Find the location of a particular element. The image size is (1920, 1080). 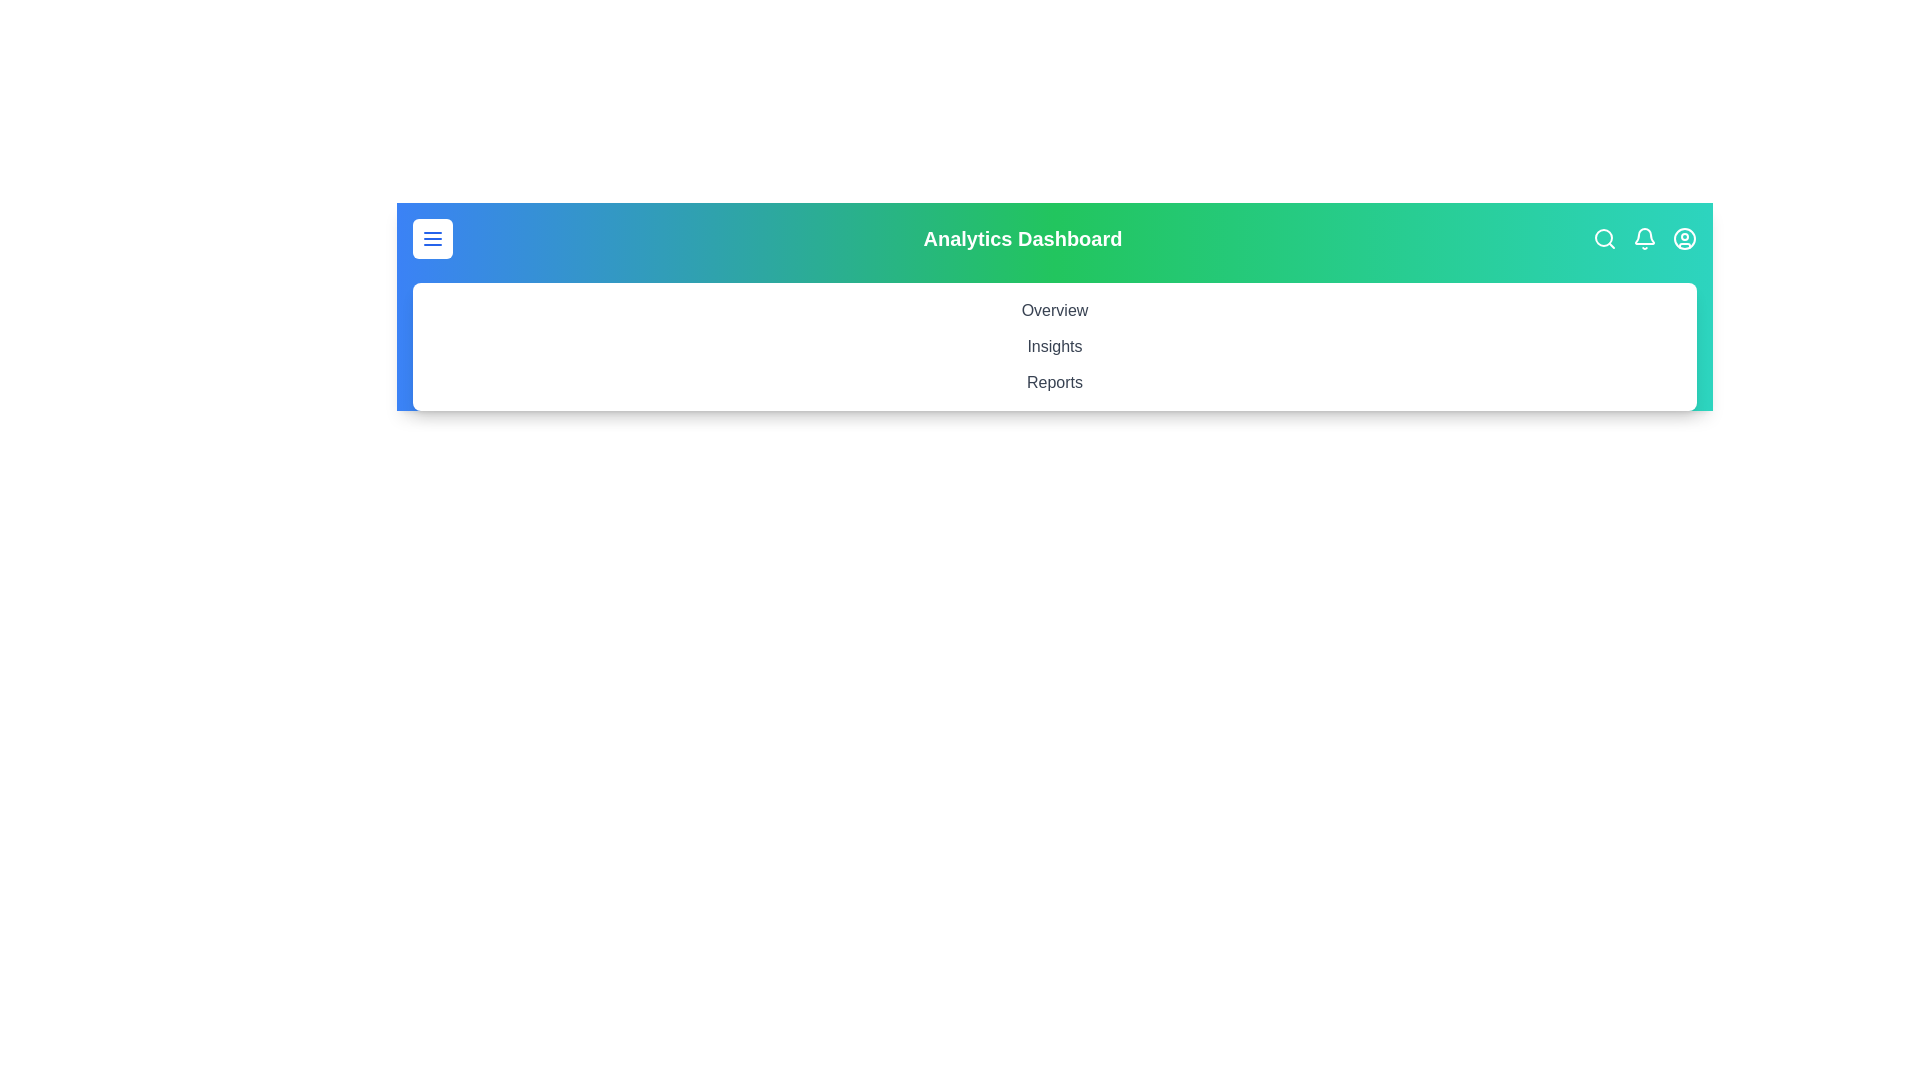

the menu button to toggle the menu visibility is located at coordinates (431, 238).